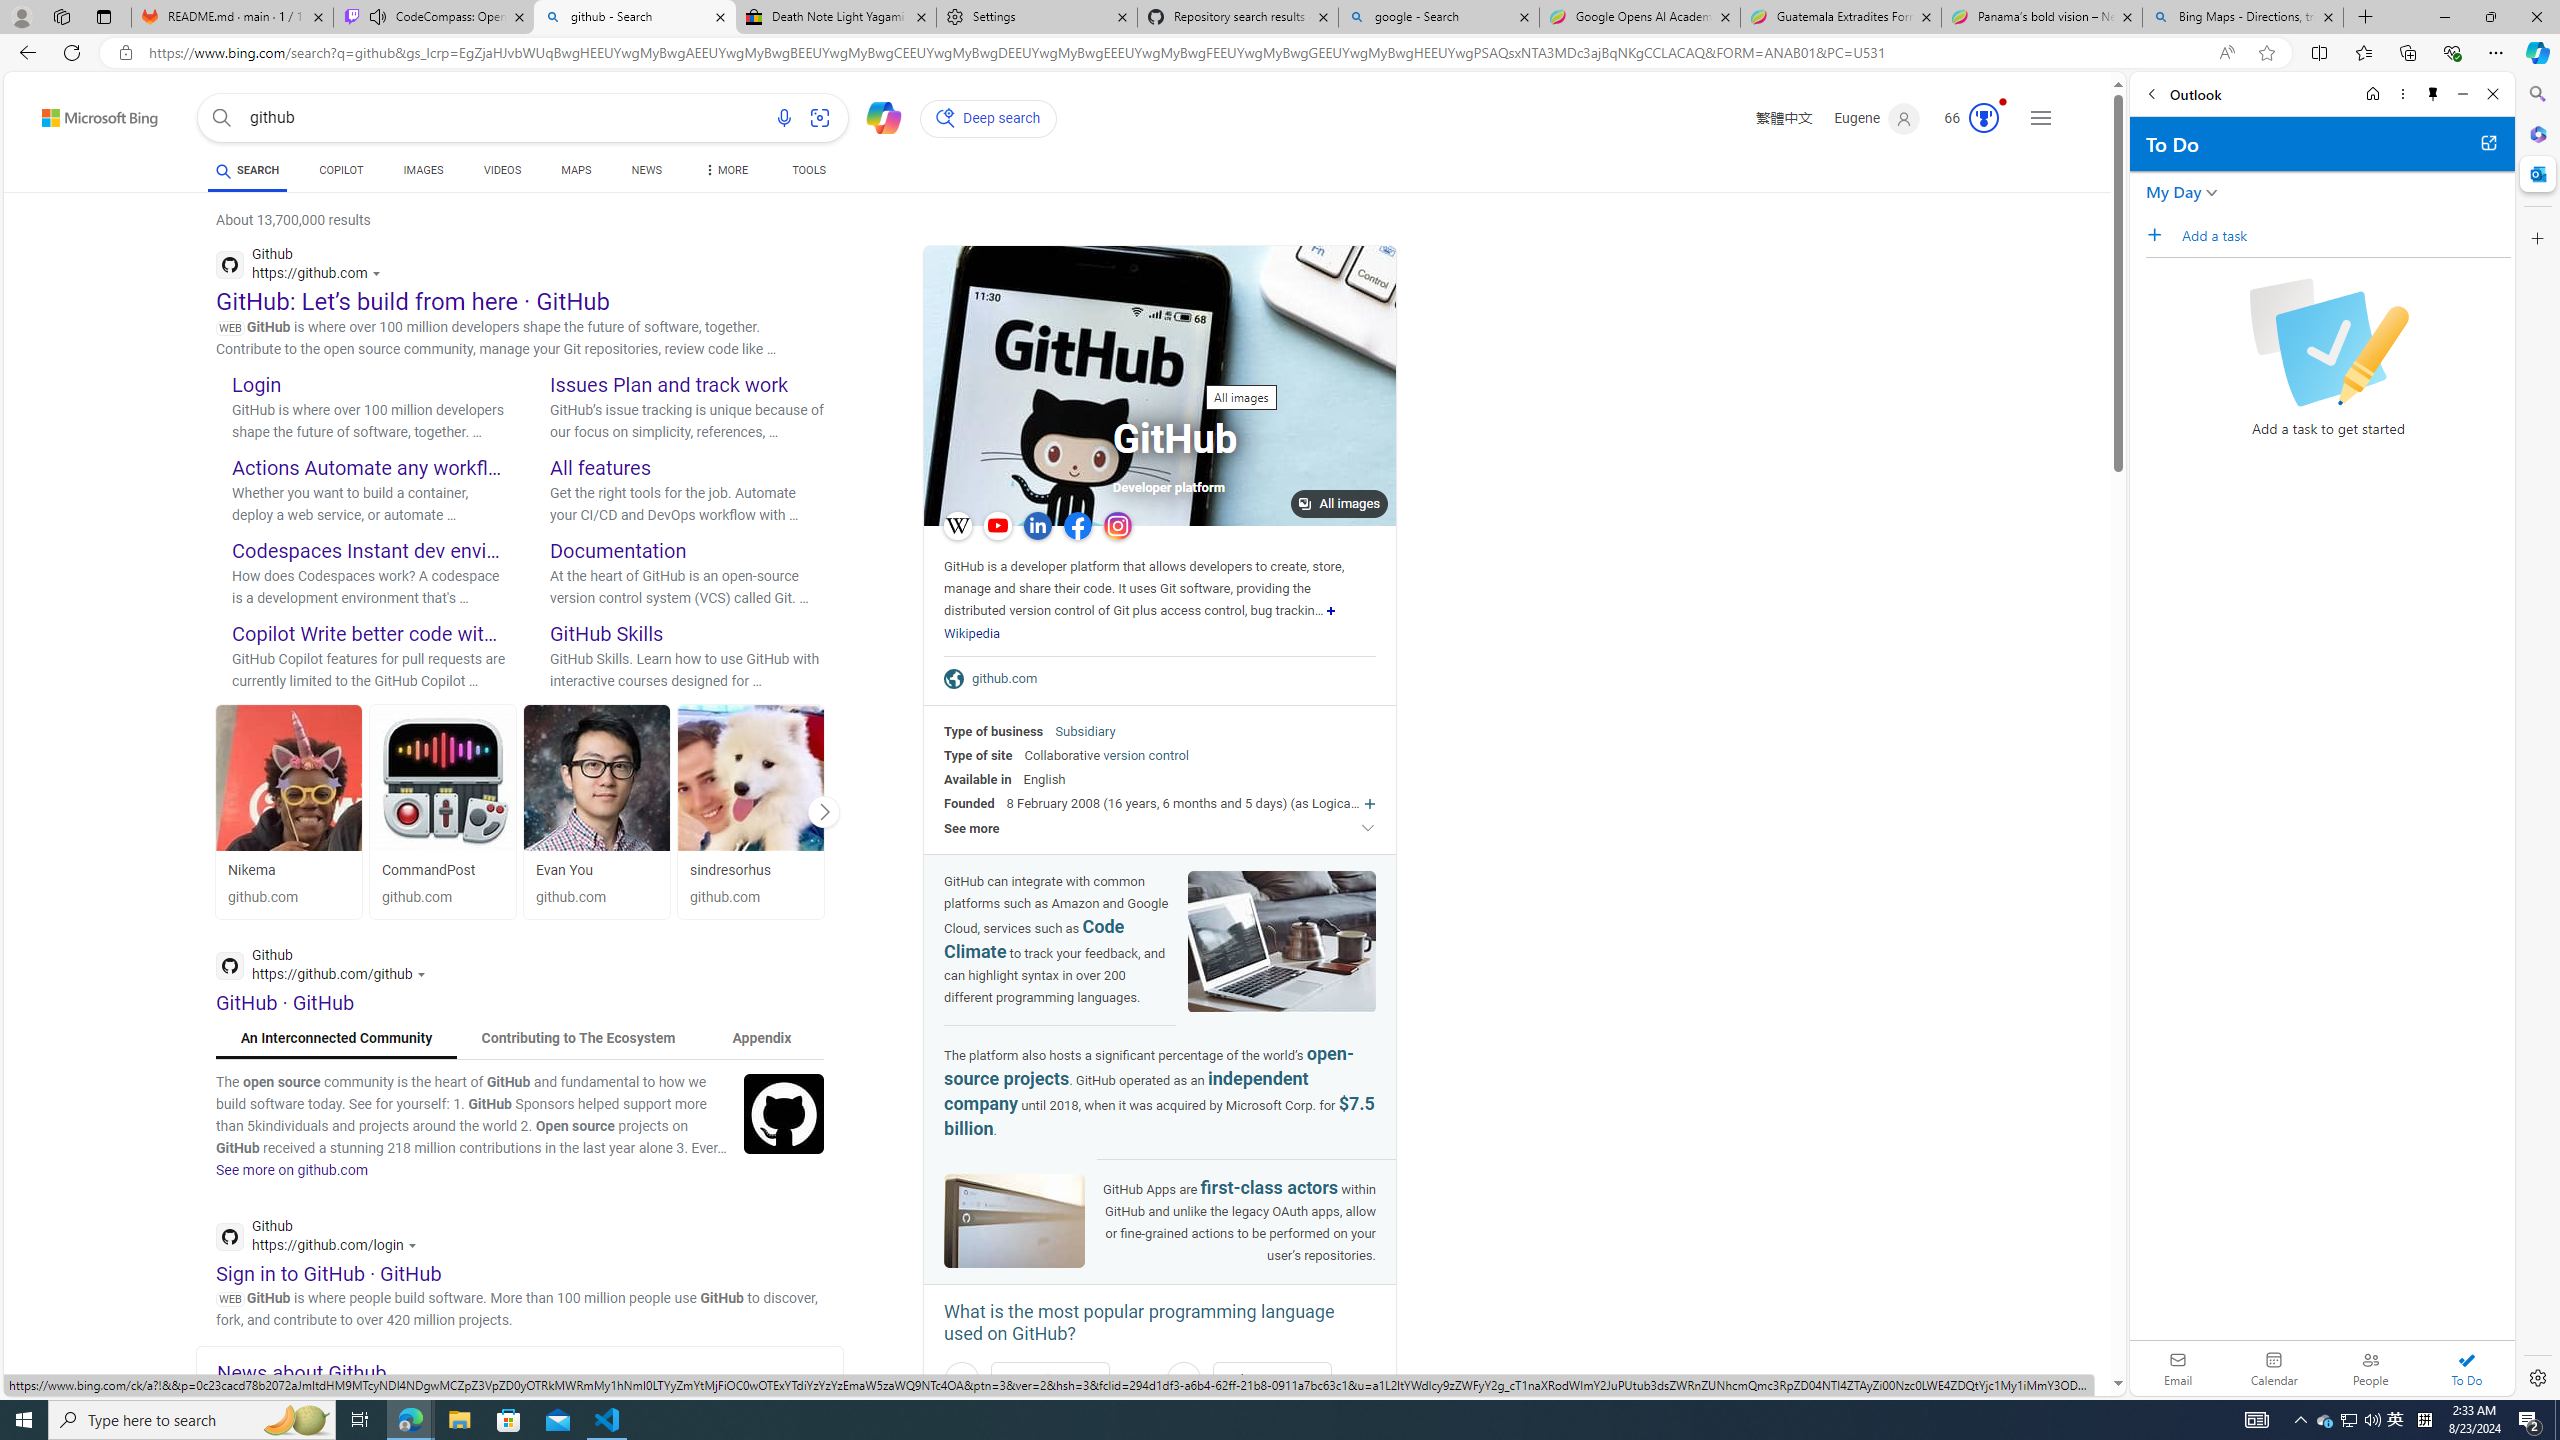  I want to click on 'AutomationID: rh_meter', so click(1984, 118).